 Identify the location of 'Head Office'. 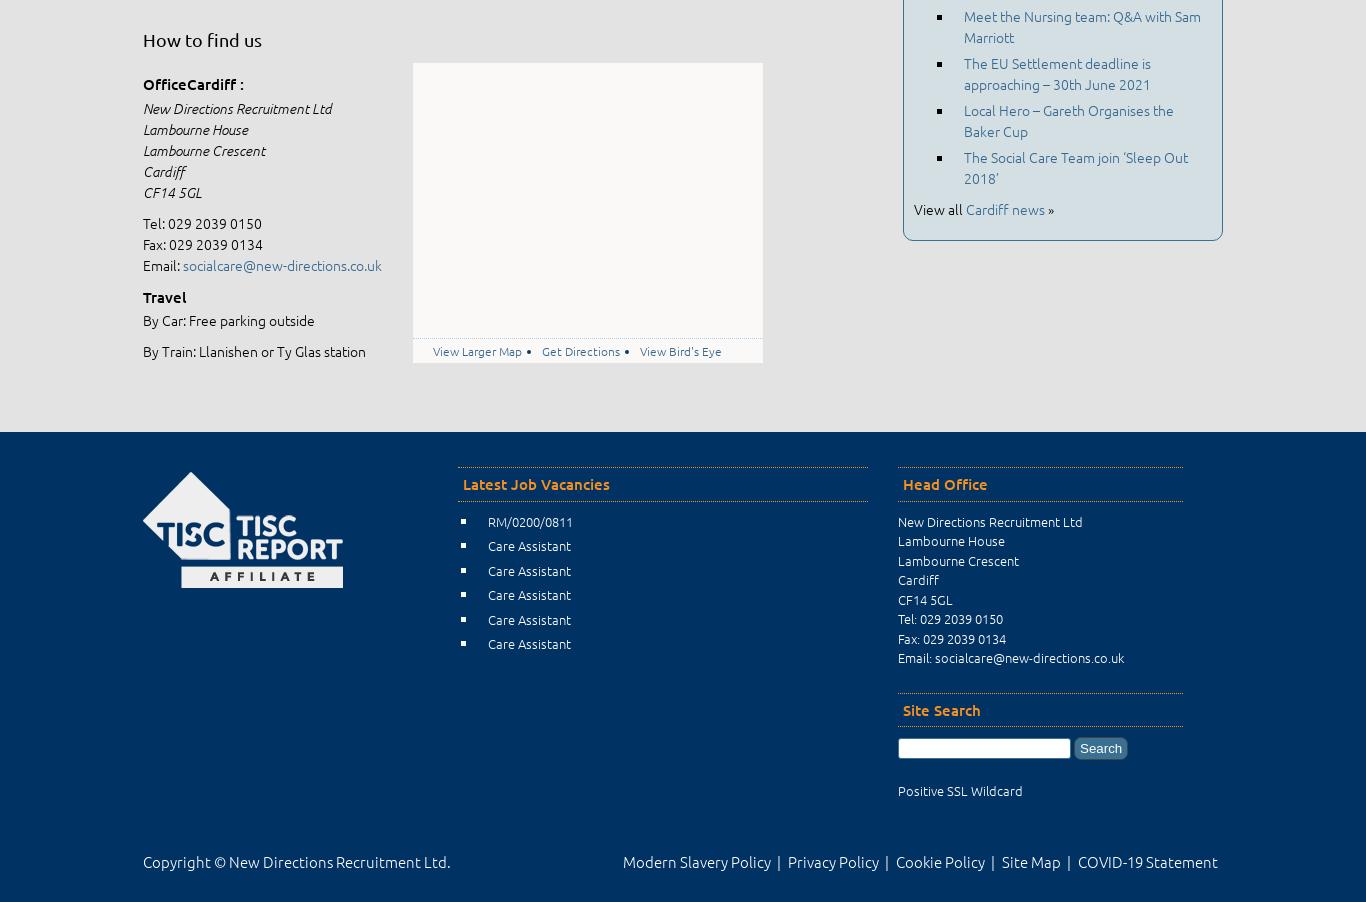
(945, 483).